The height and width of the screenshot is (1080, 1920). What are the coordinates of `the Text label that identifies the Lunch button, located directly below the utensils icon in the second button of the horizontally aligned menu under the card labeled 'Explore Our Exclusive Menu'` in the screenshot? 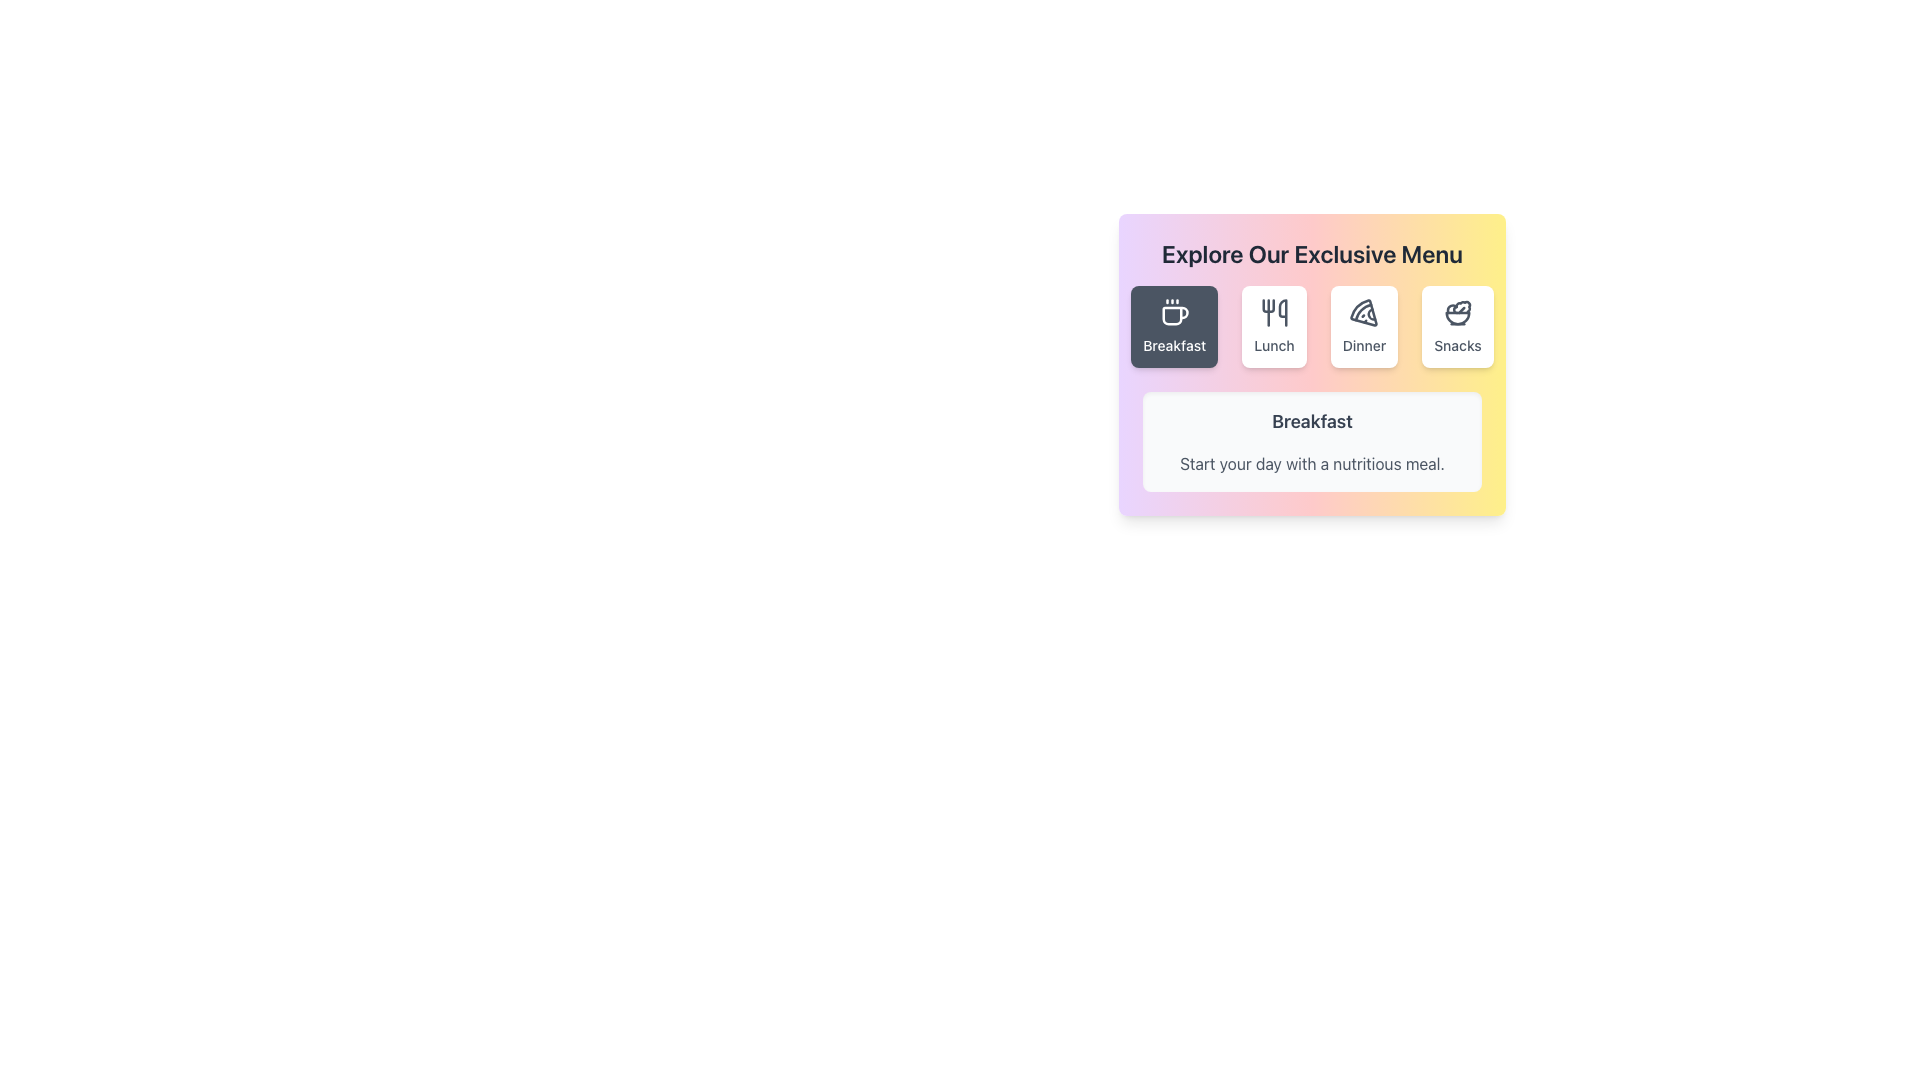 It's located at (1273, 345).